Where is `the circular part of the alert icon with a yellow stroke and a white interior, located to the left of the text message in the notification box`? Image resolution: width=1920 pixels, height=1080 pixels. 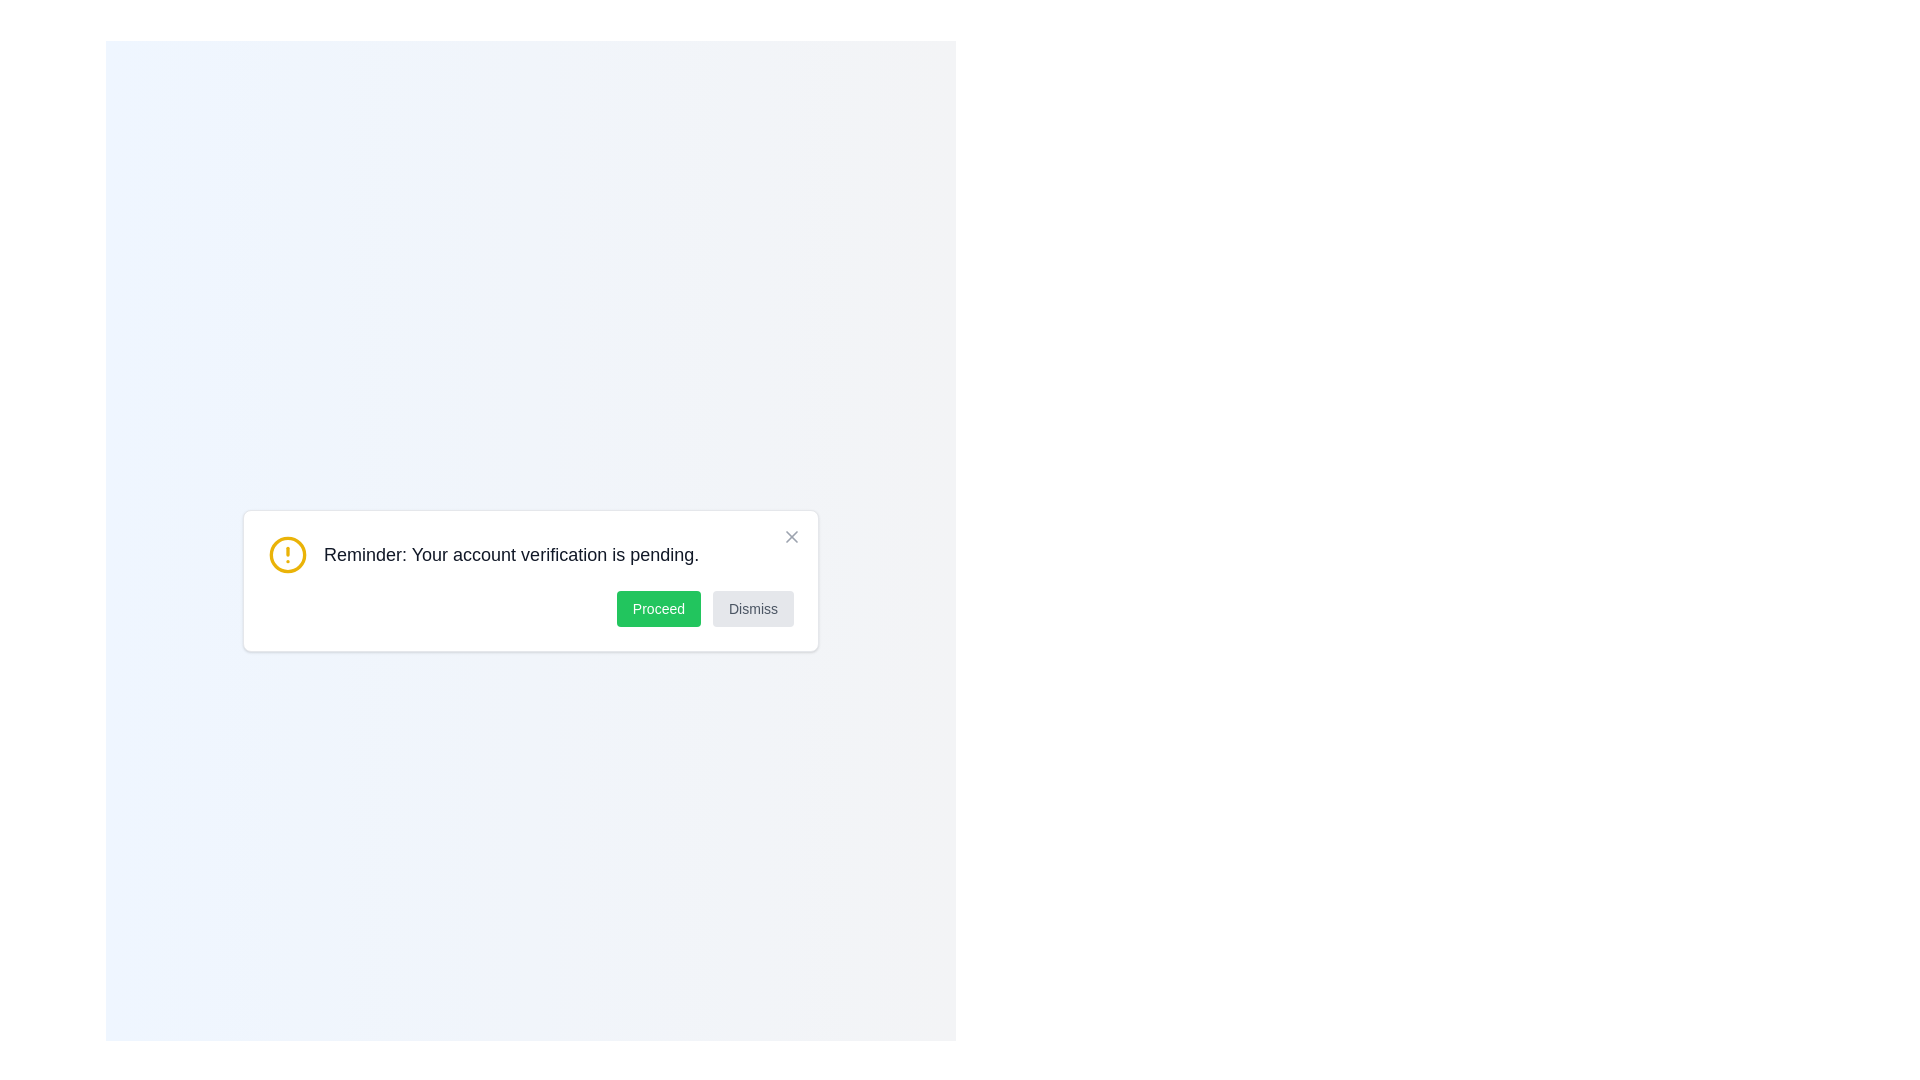
the circular part of the alert icon with a yellow stroke and a white interior, located to the left of the text message in the notification box is located at coordinates (287, 555).